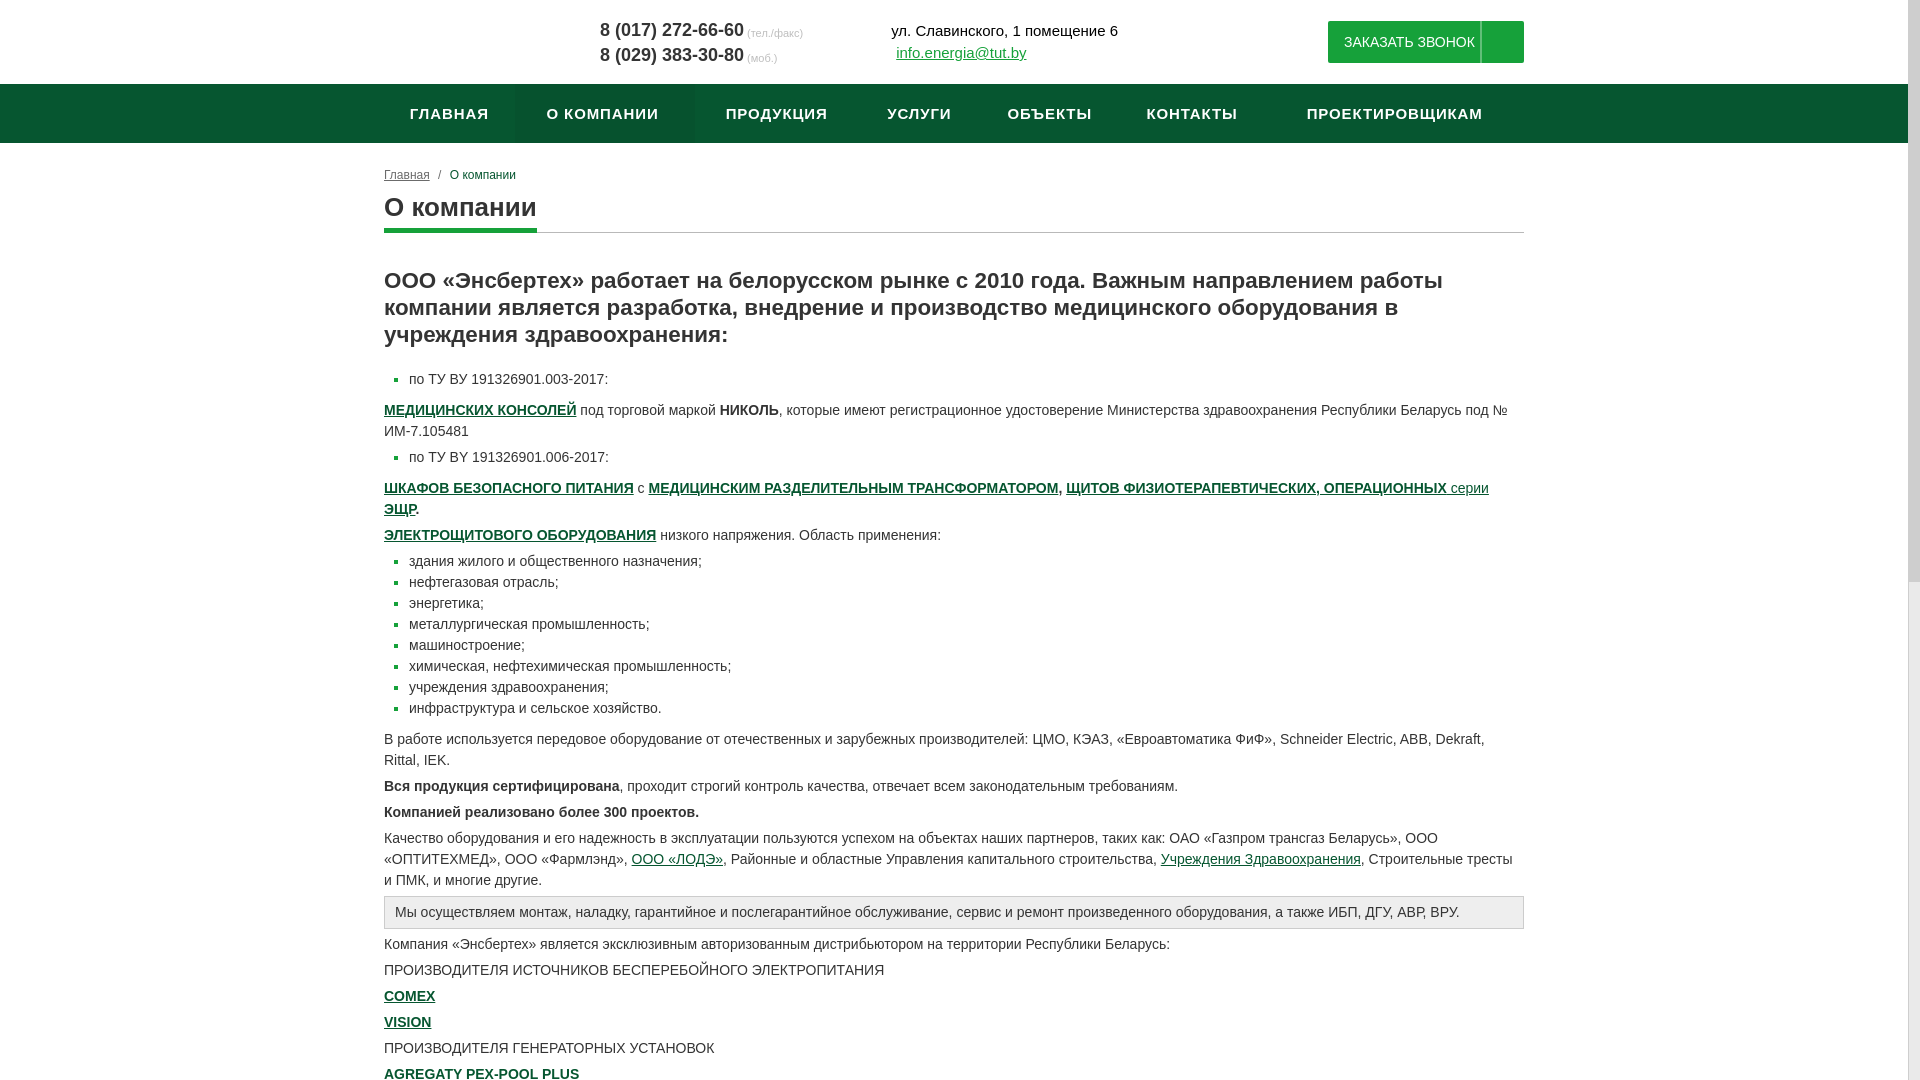 The height and width of the screenshot is (1080, 1920). What do you see at coordinates (599, 29) in the screenshot?
I see `'8 (017) 272-66-60'` at bounding box center [599, 29].